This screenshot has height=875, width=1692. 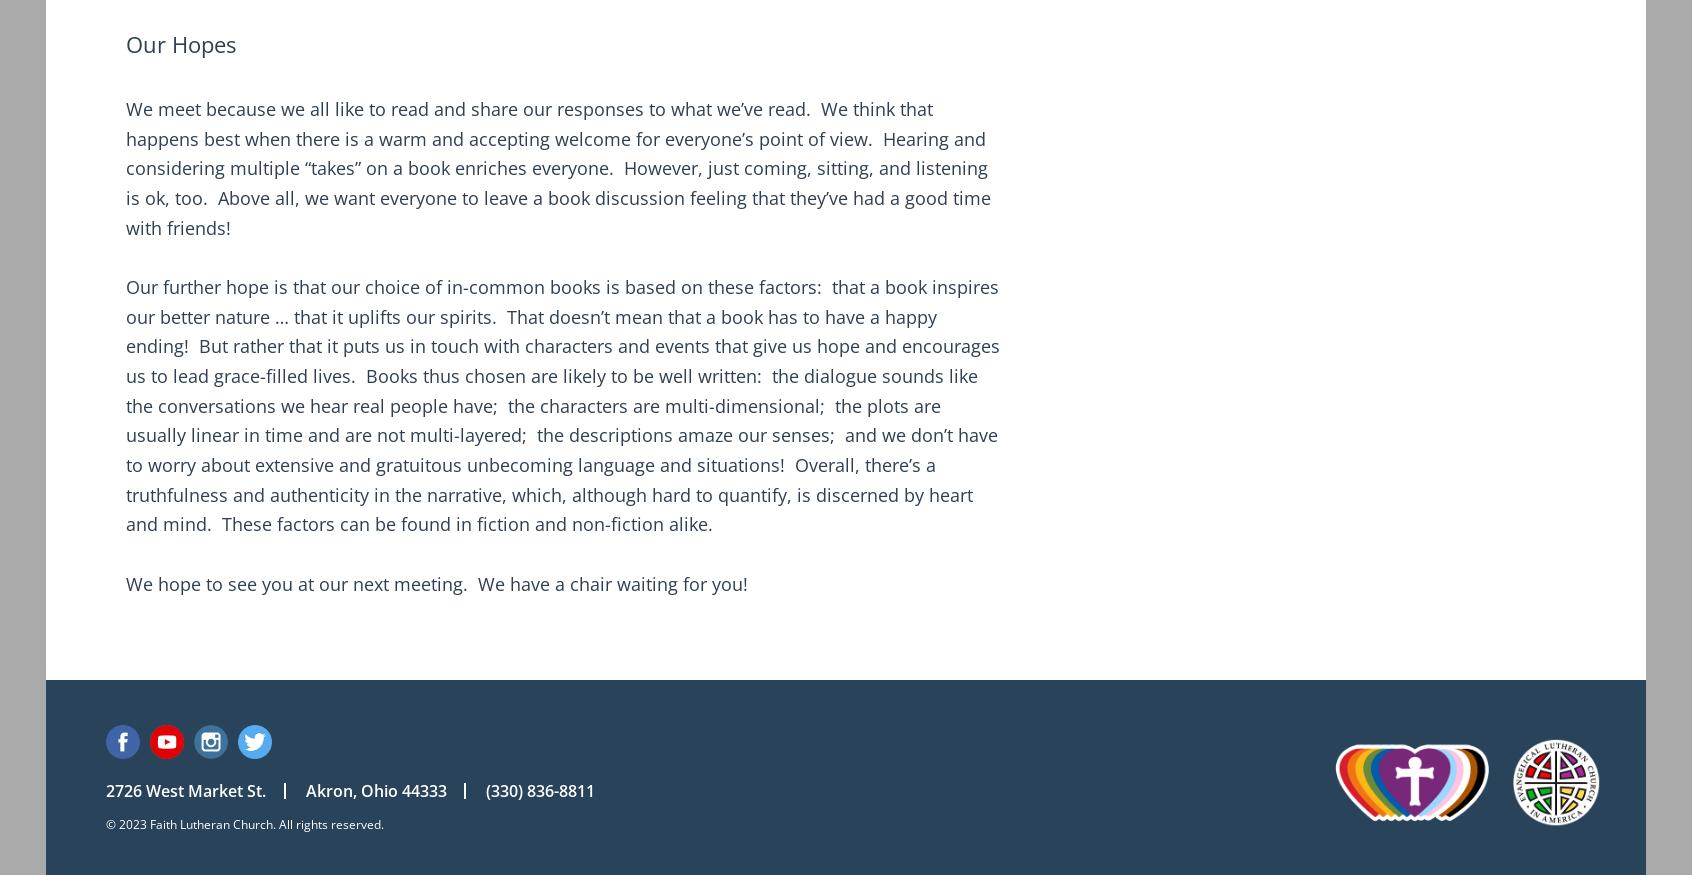 I want to click on '44333', so click(x=423, y=789).